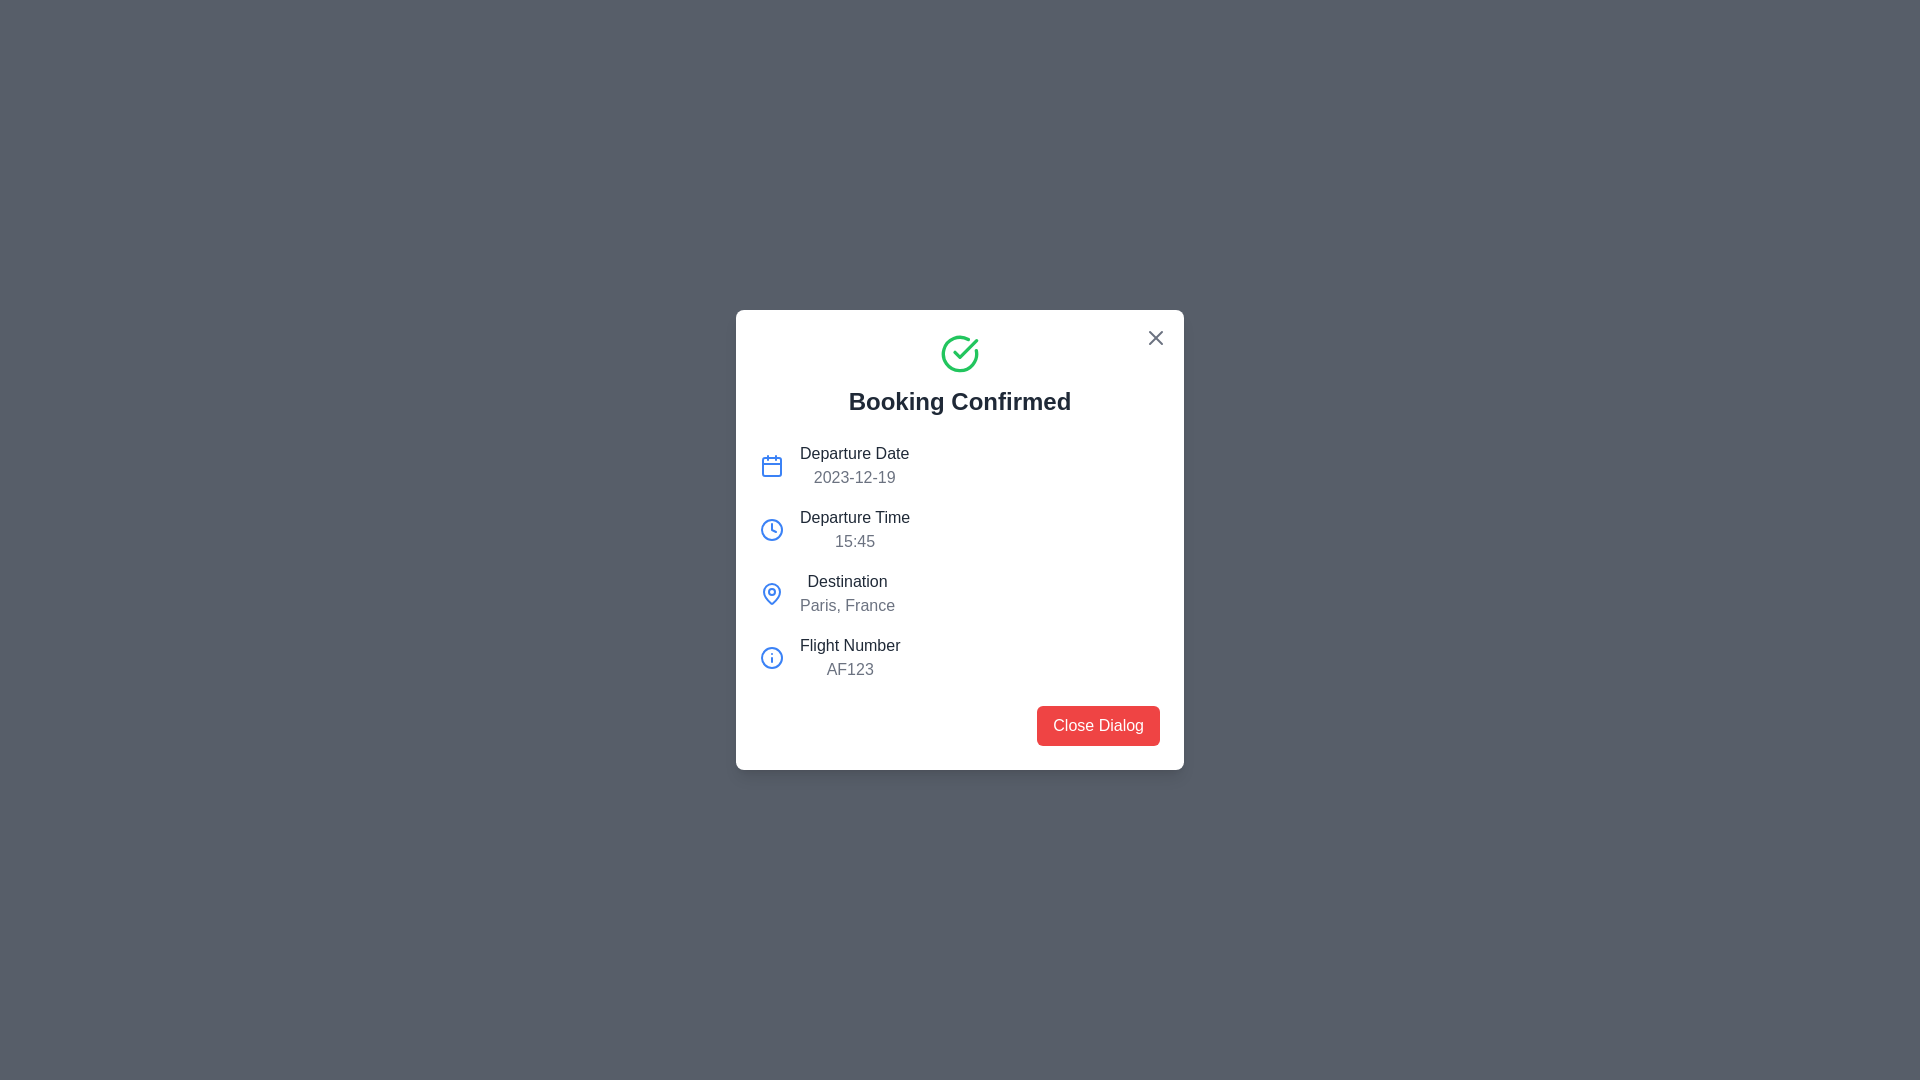 The height and width of the screenshot is (1080, 1920). Describe the element at coordinates (854, 478) in the screenshot. I see `the static text displaying '2023-12-19', which is aligned right of the label 'Departure Date' in the second column of the dialog box under 'Booking Confirmed'` at that location.